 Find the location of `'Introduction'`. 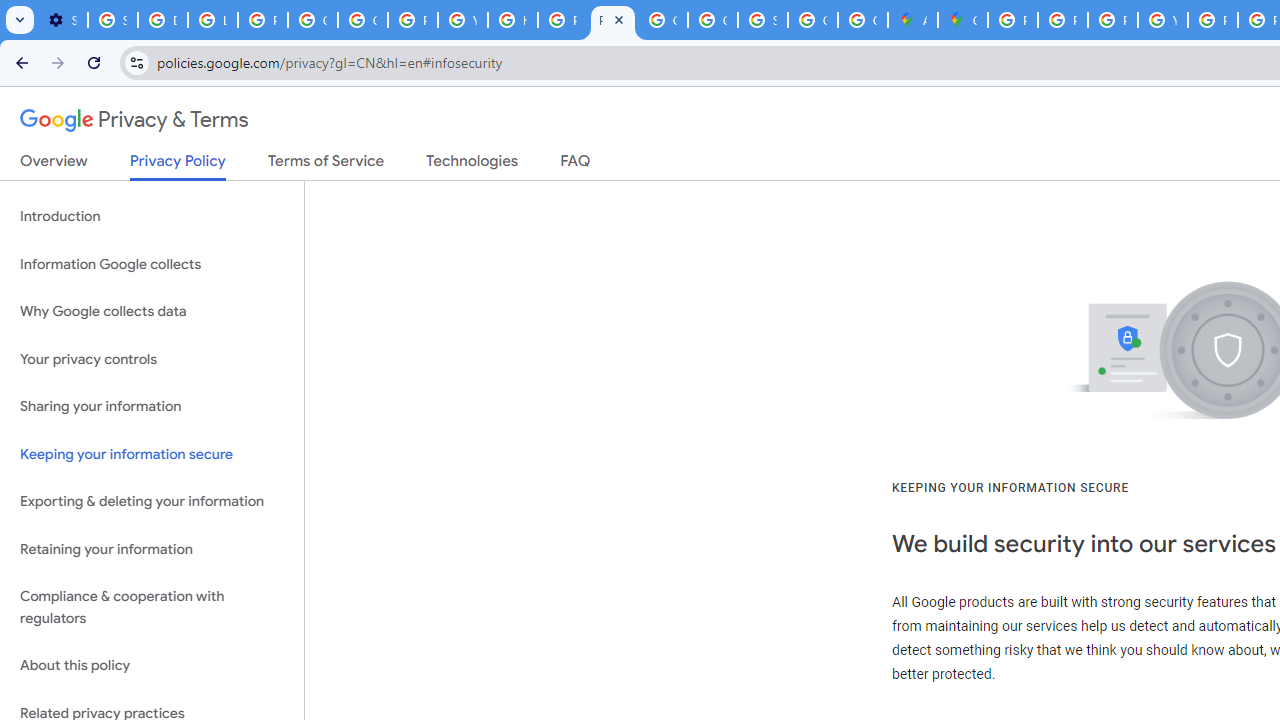

'Introduction' is located at coordinates (151, 217).